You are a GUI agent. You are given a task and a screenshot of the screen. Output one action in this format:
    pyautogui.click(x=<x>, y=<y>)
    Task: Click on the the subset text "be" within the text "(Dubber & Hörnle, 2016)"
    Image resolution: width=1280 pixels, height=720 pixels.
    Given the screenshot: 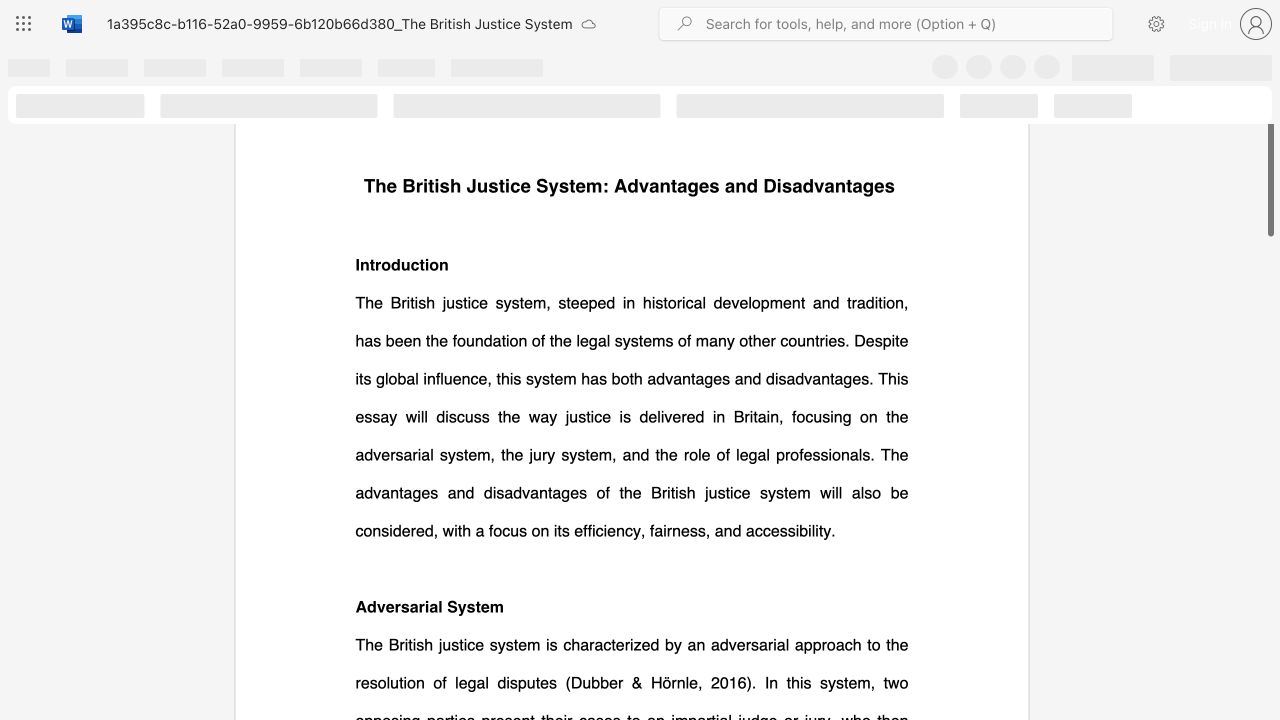 What is the action you would take?
    pyautogui.click(x=599, y=681)
    